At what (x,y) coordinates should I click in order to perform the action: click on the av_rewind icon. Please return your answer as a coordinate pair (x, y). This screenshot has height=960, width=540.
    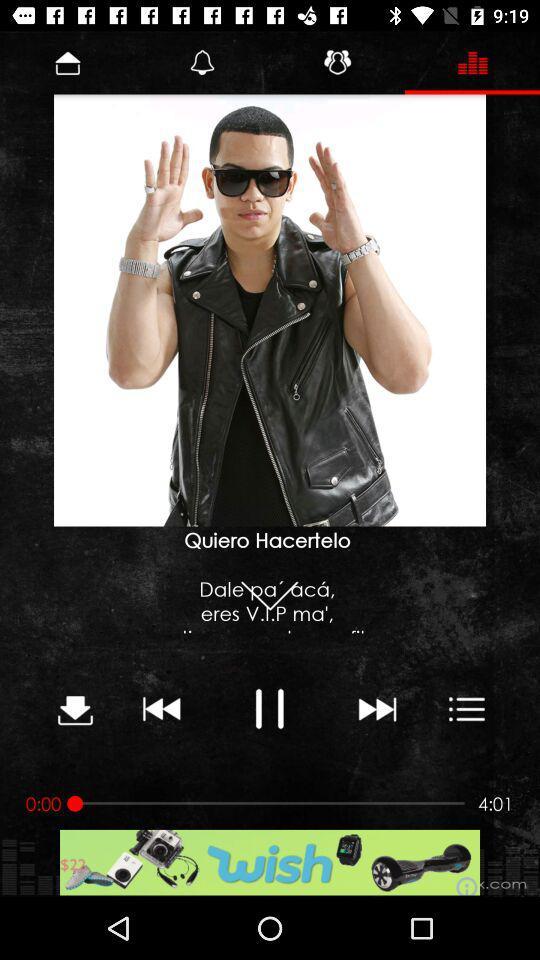
    Looking at the image, I should click on (161, 708).